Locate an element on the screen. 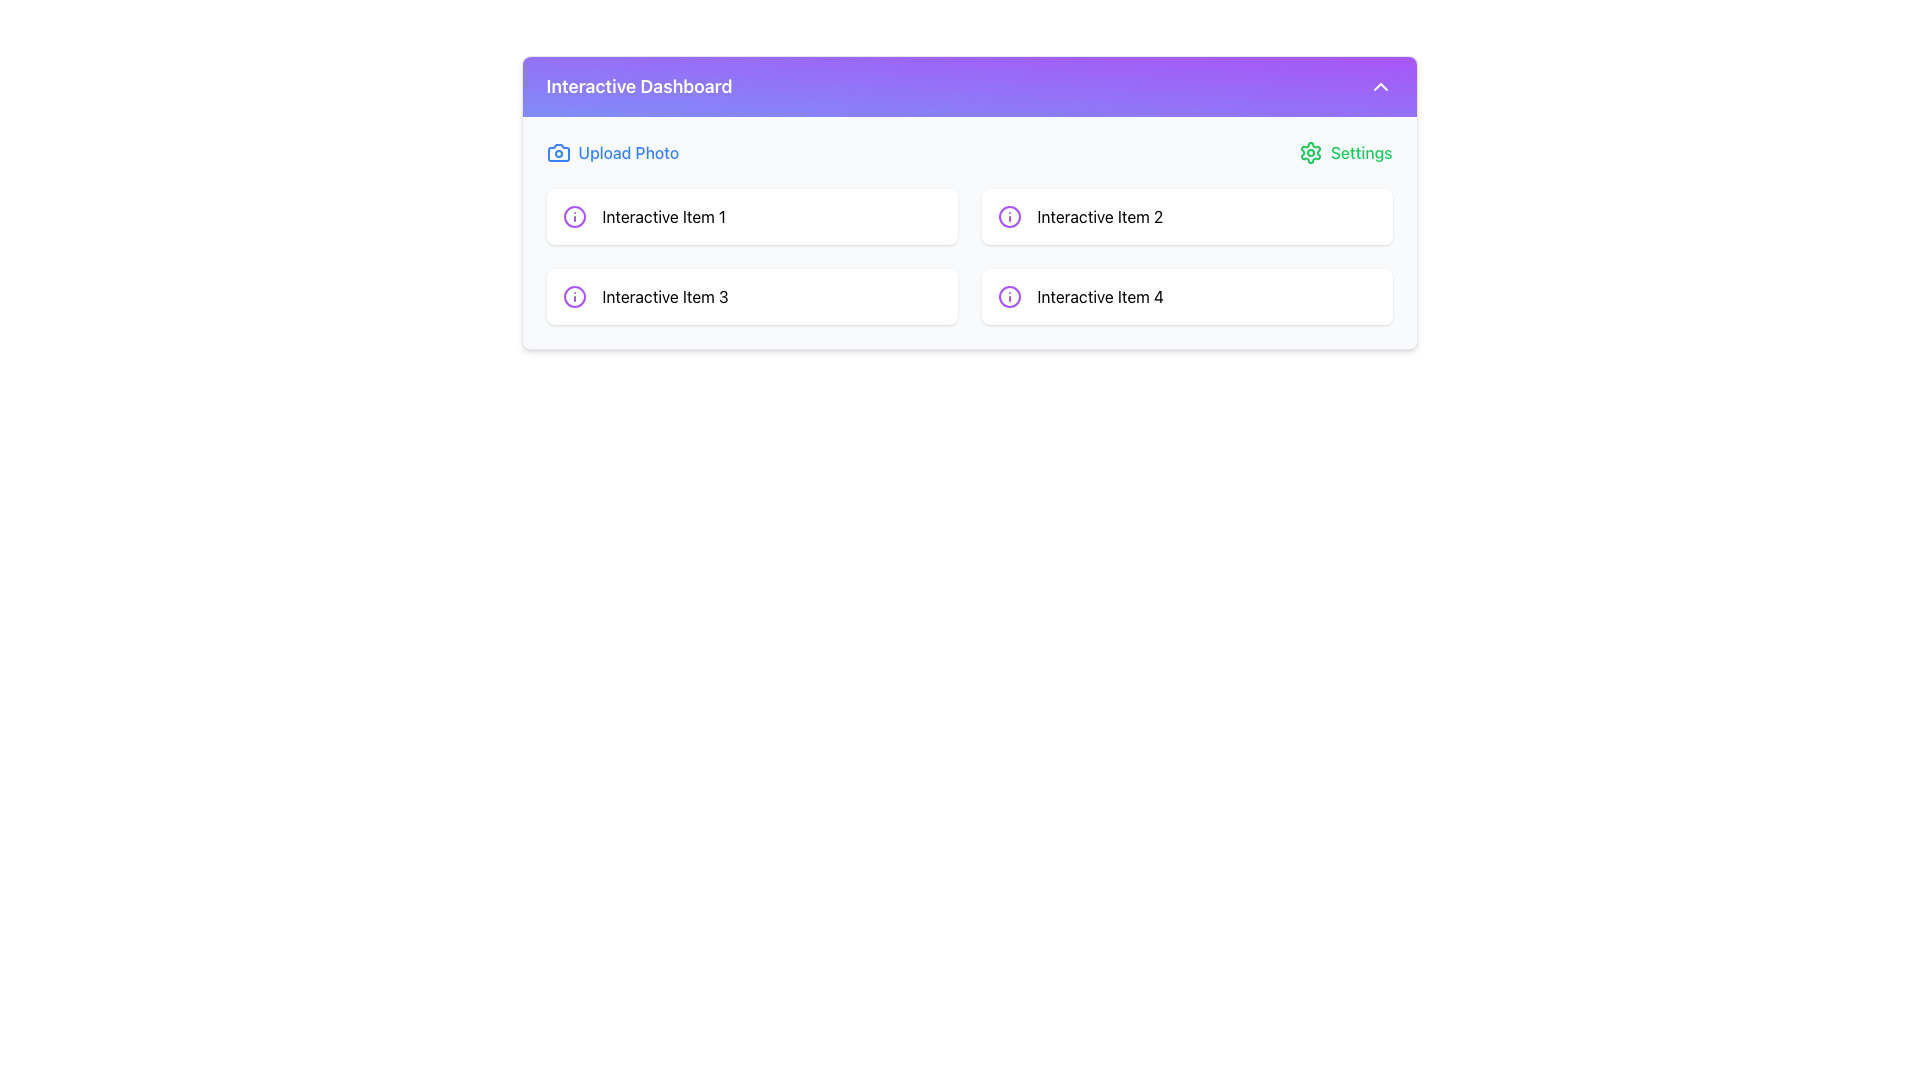  the circular information icon with a purple outline located in the upper-left section of the interactive dashboard, specifically to the left of the text in the card labeled 'Interactive Item 1' is located at coordinates (573, 216).